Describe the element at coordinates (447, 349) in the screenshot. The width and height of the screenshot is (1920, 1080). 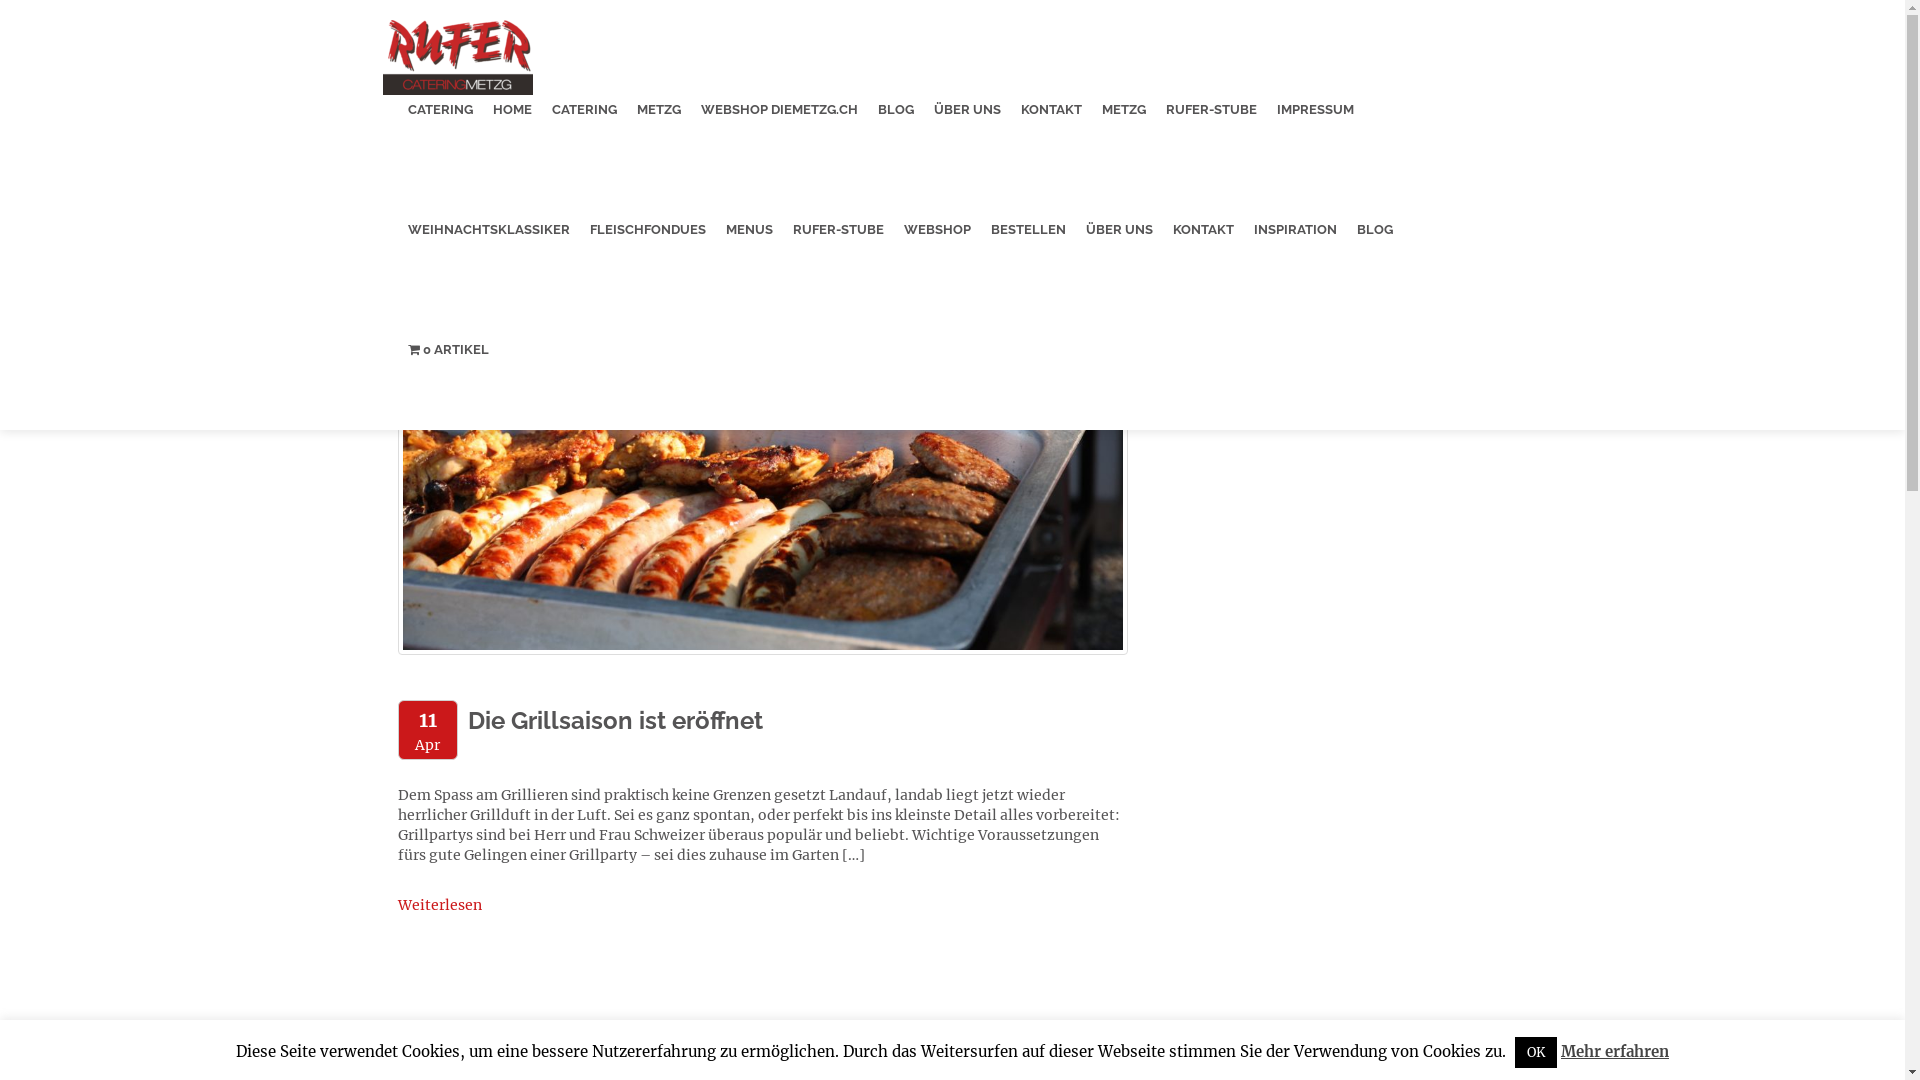
I see `'0 ARTIKEL'` at that location.